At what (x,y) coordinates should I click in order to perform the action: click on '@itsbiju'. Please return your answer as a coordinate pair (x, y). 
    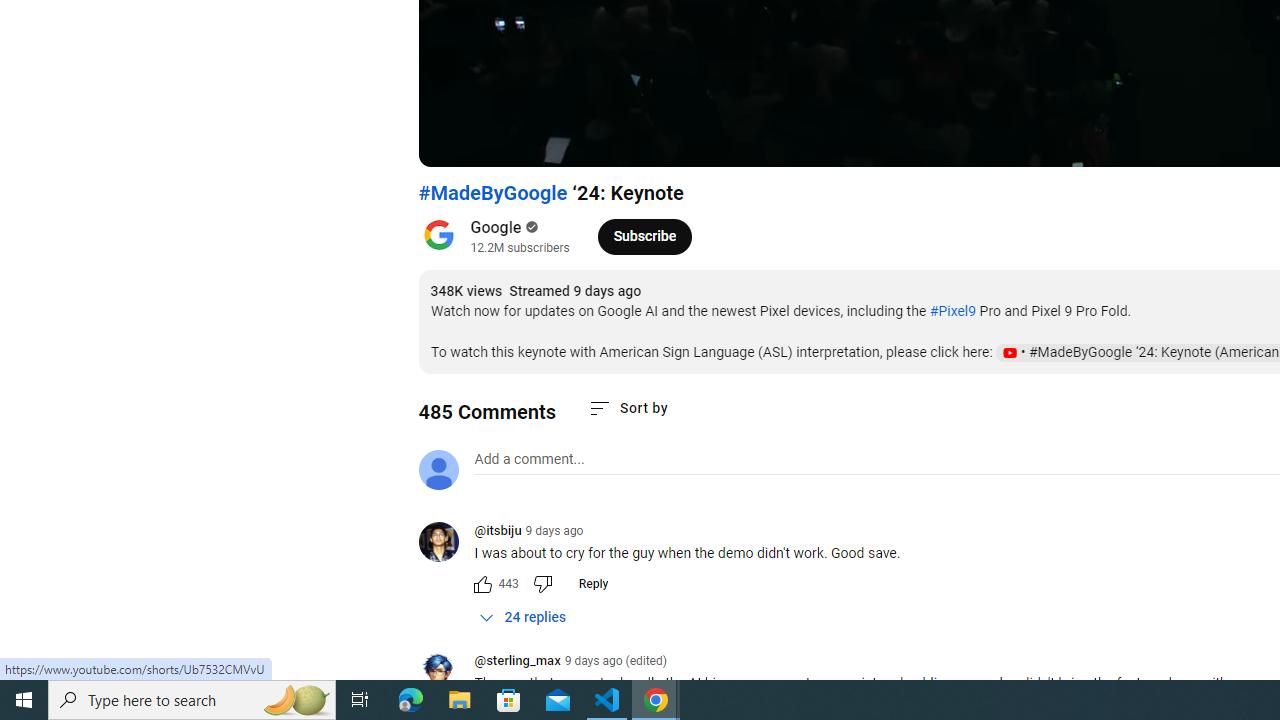
    Looking at the image, I should click on (445, 543).